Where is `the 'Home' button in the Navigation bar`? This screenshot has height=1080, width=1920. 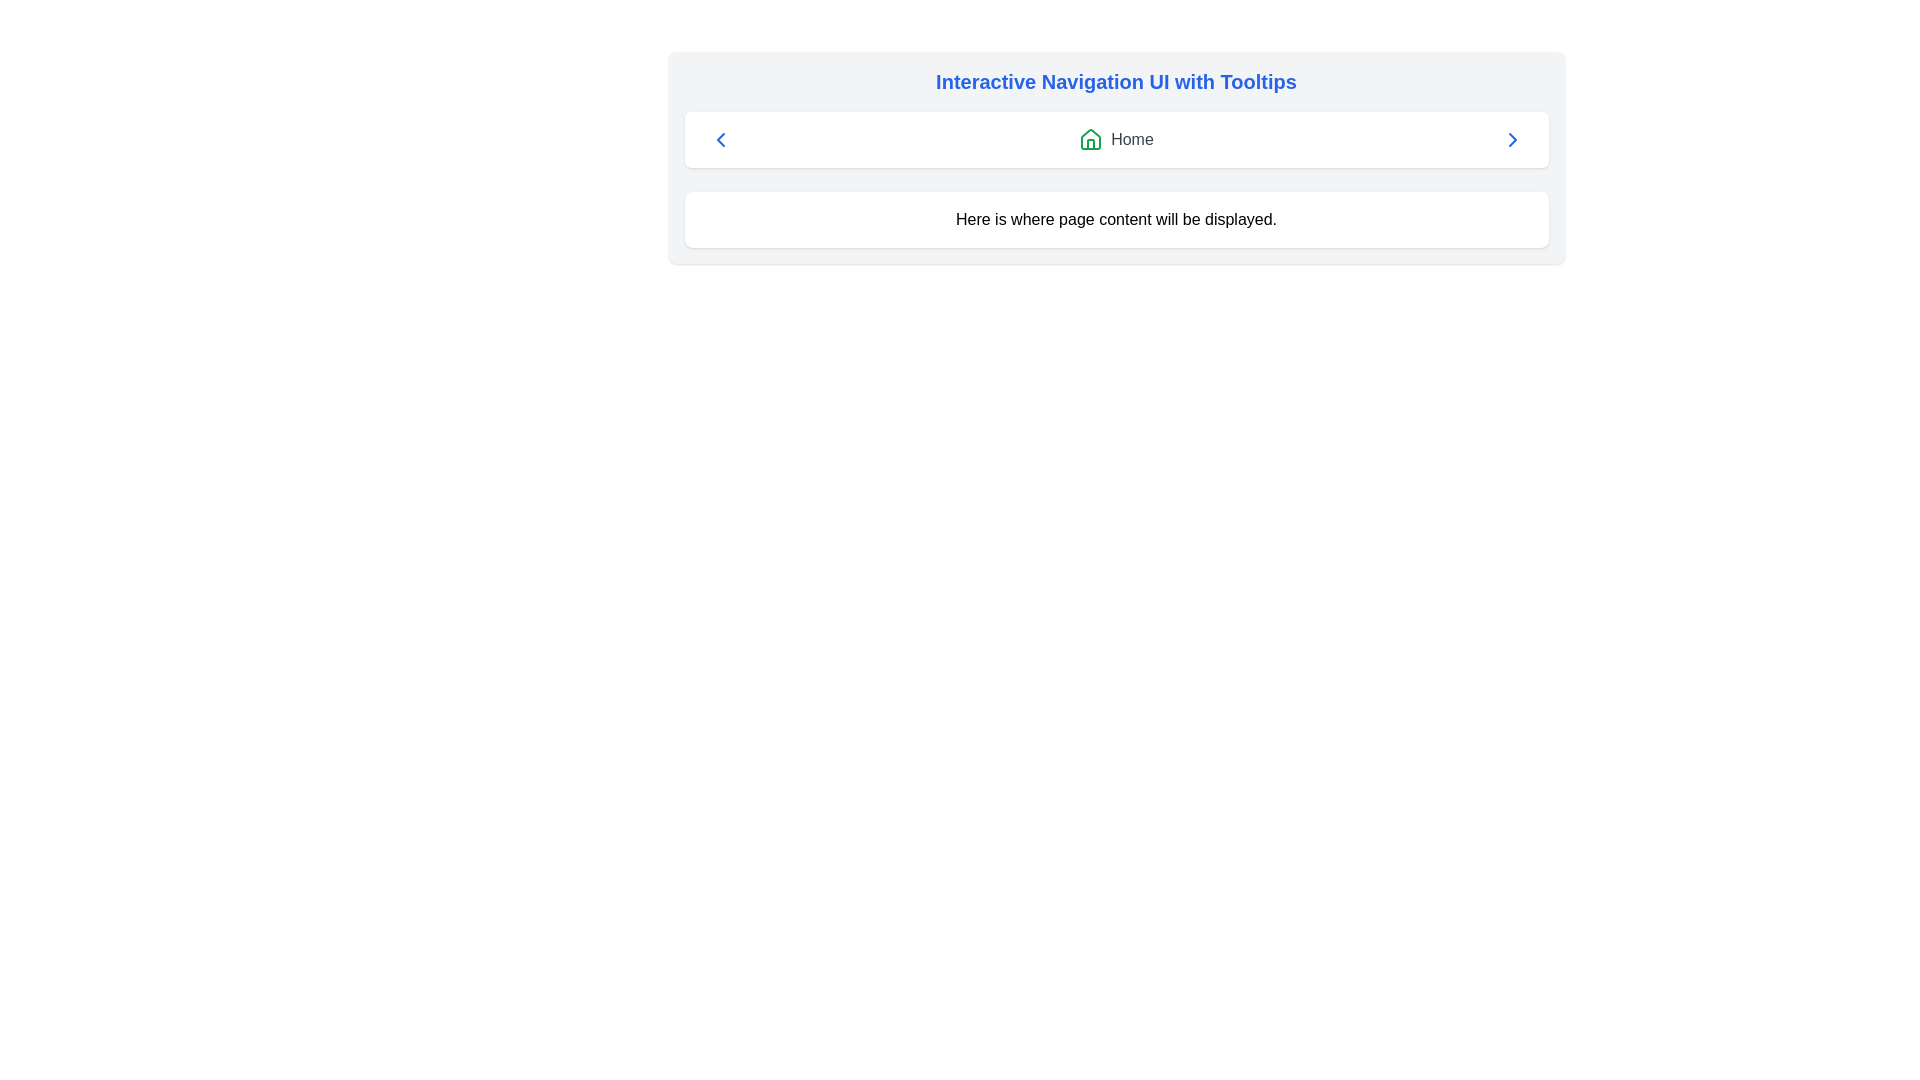 the 'Home' button in the Navigation bar is located at coordinates (1115, 138).